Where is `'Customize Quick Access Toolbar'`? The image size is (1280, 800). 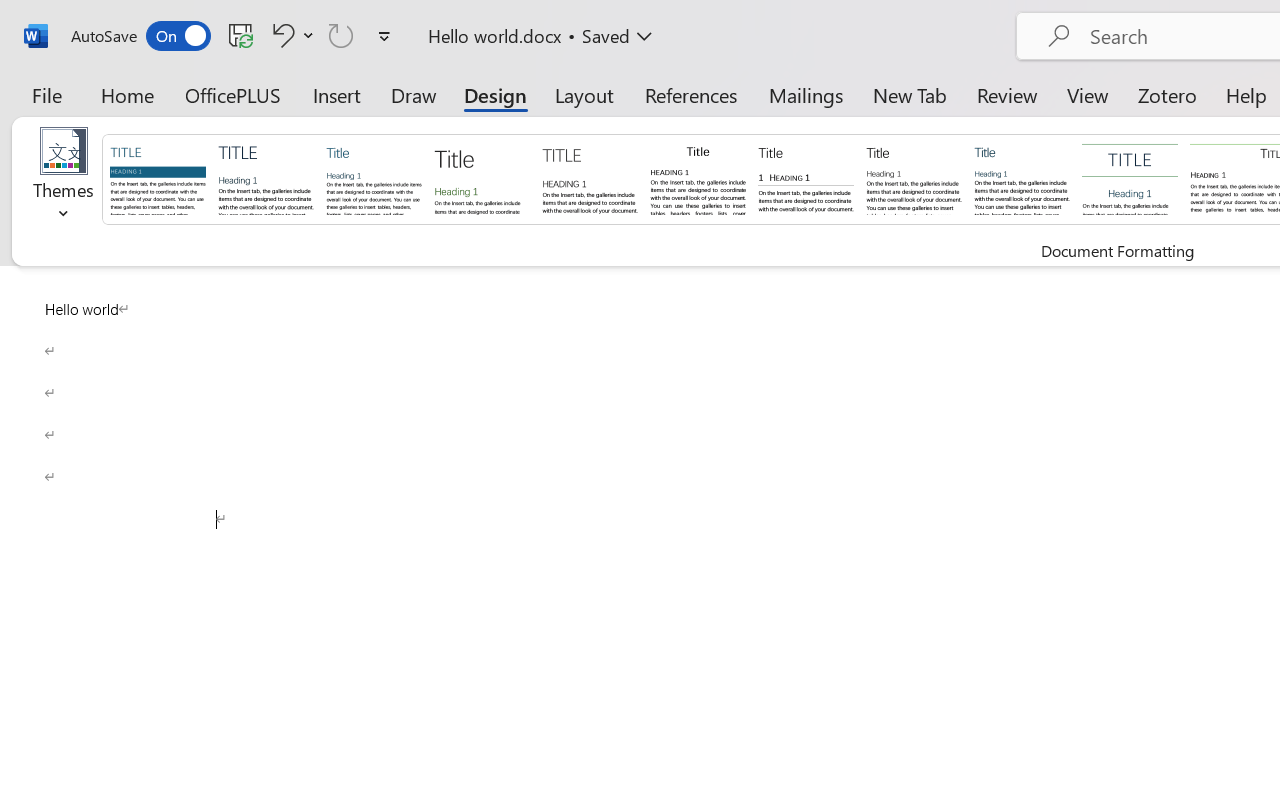 'Customize Quick Access Toolbar' is located at coordinates (384, 35).